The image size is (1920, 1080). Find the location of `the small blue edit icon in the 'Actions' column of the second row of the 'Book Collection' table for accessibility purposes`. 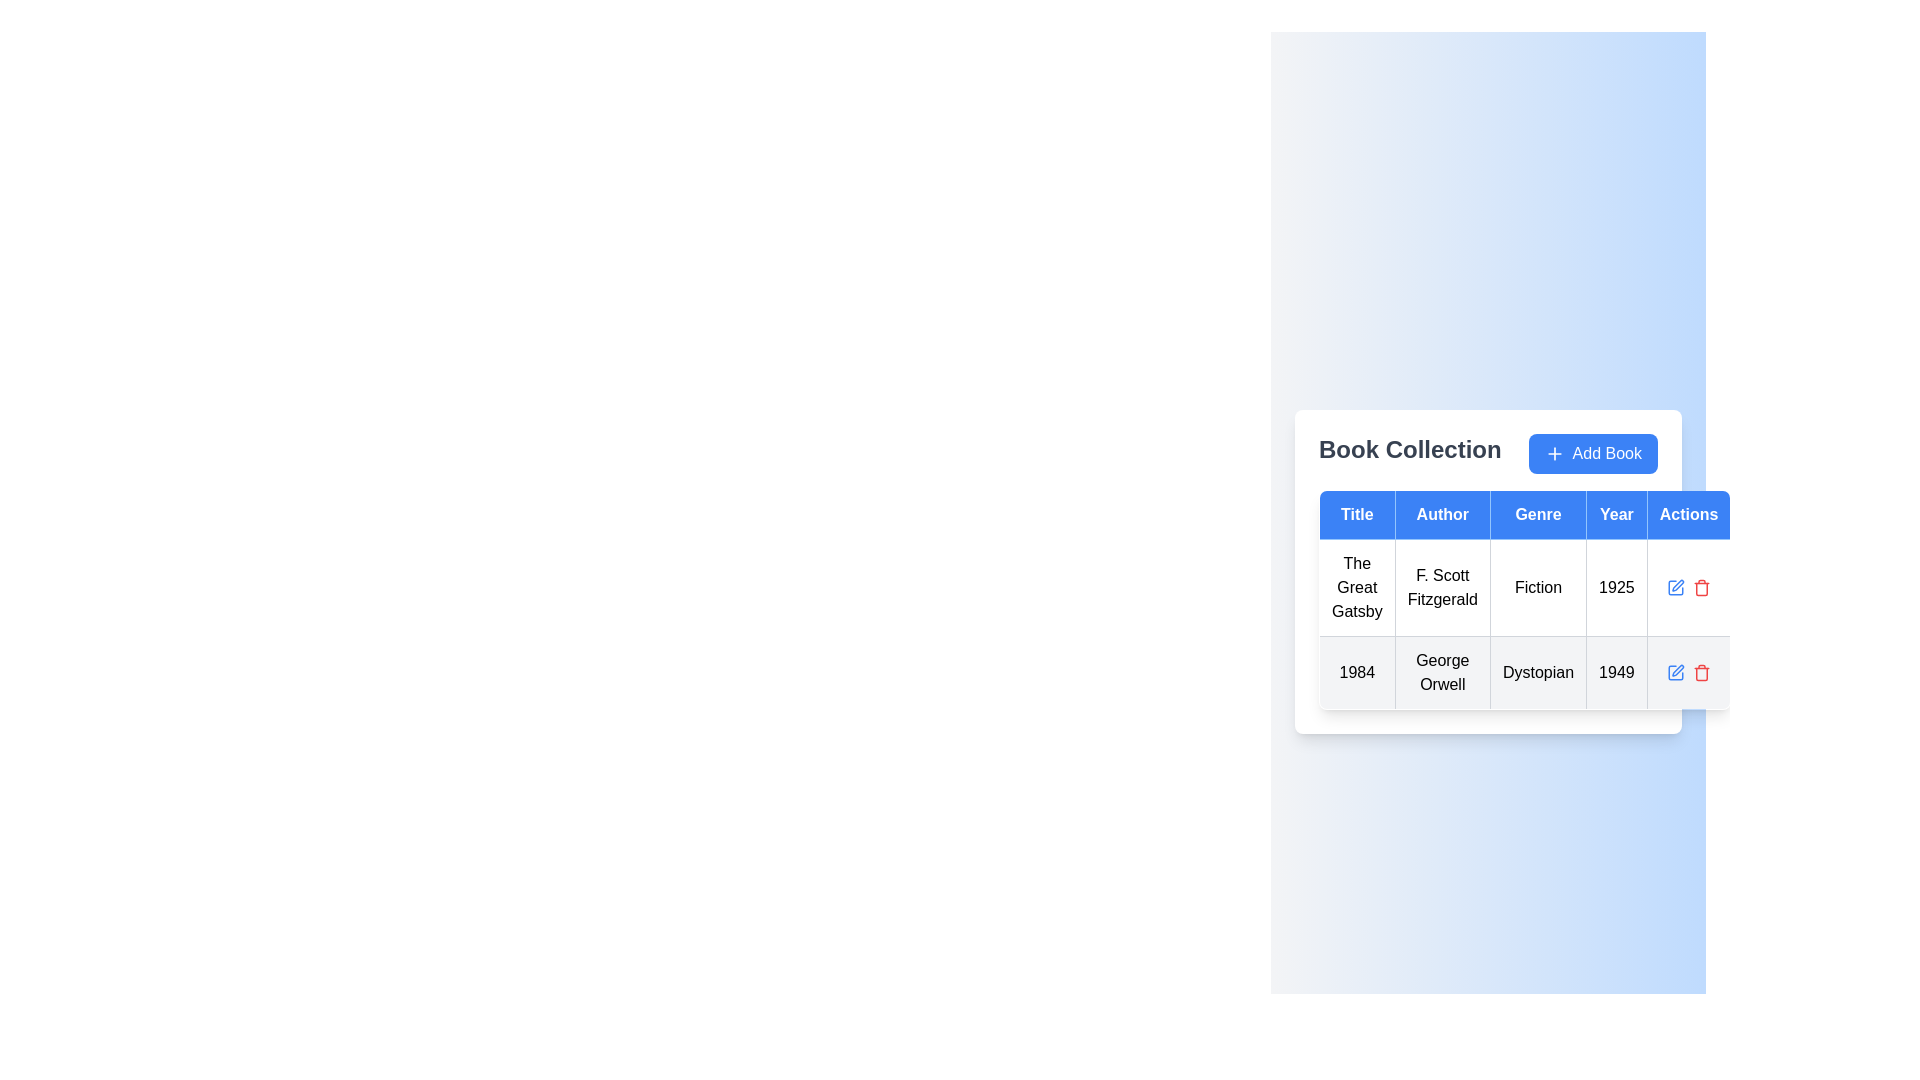

the small blue edit icon in the 'Actions' column of the second row of the 'Book Collection' table for accessibility purposes is located at coordinates (1675, 672).